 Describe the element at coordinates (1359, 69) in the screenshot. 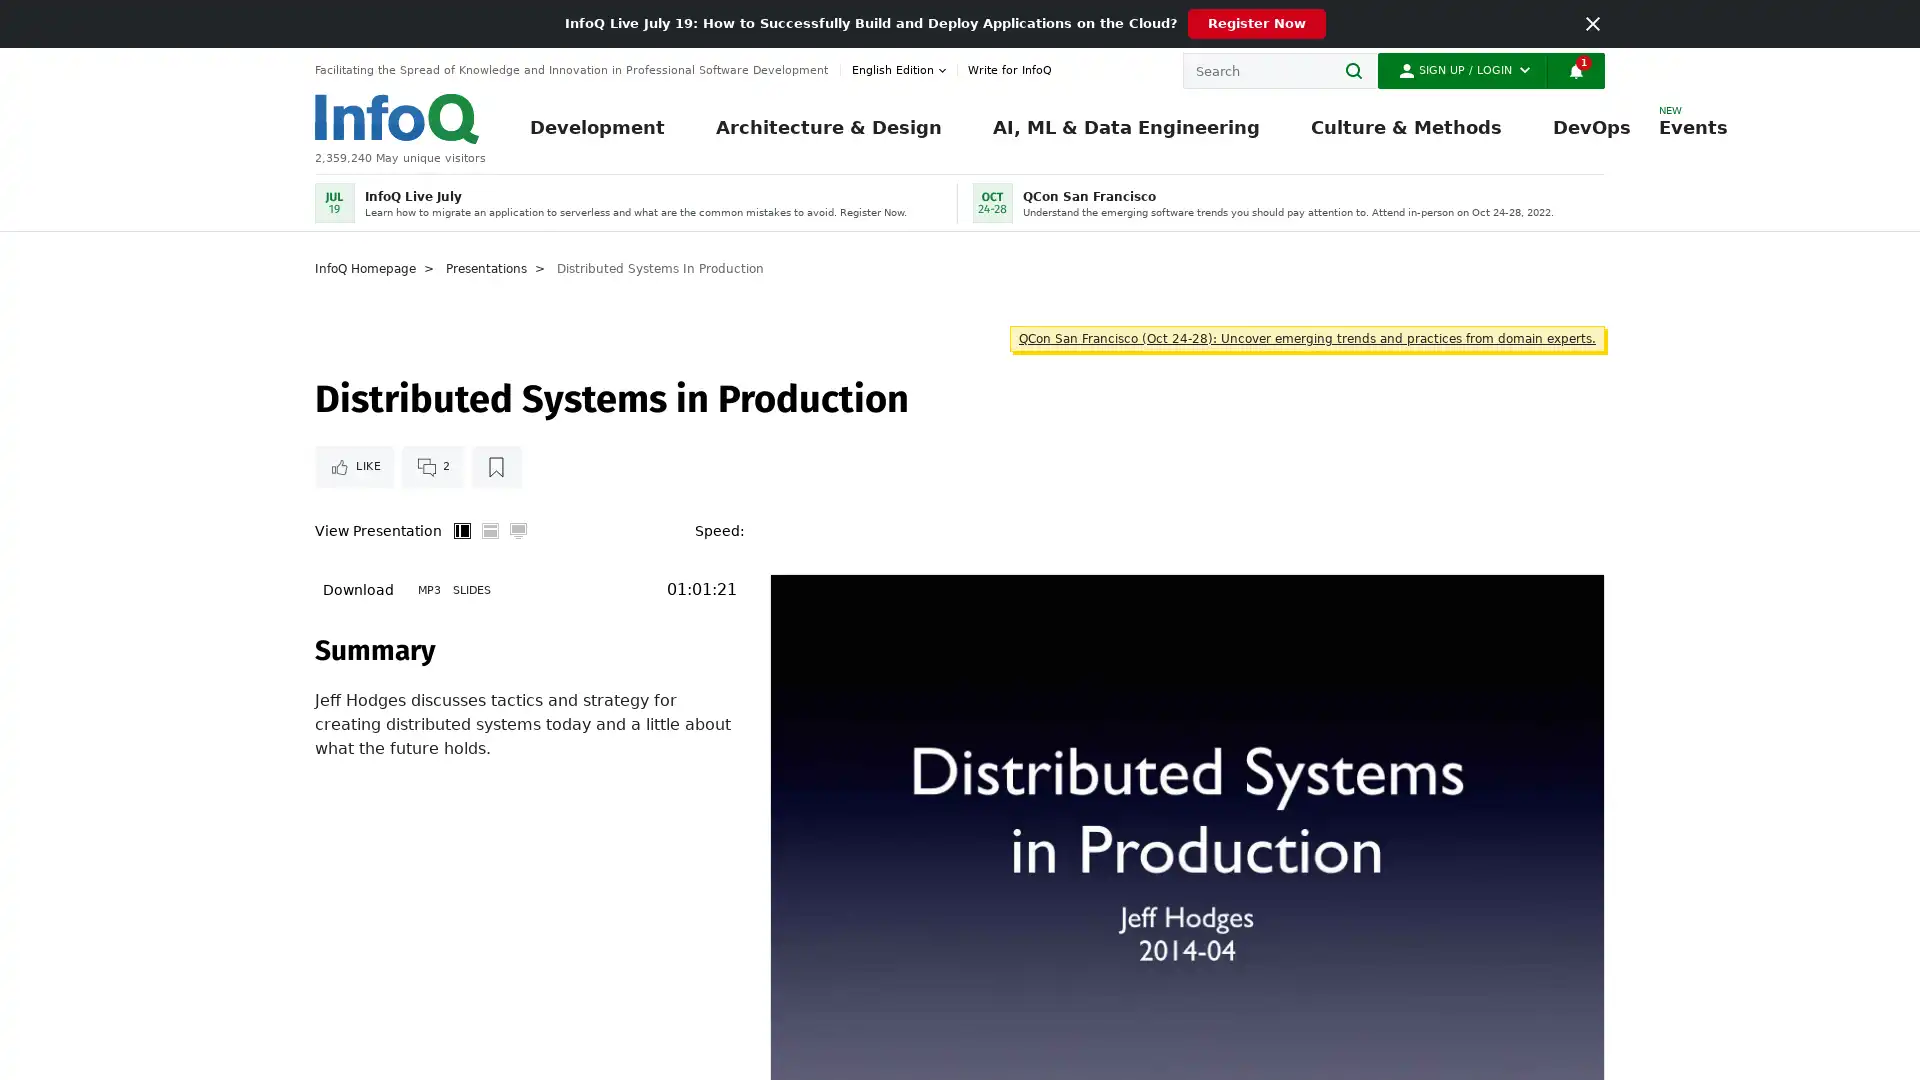

I see `Search` at that location.